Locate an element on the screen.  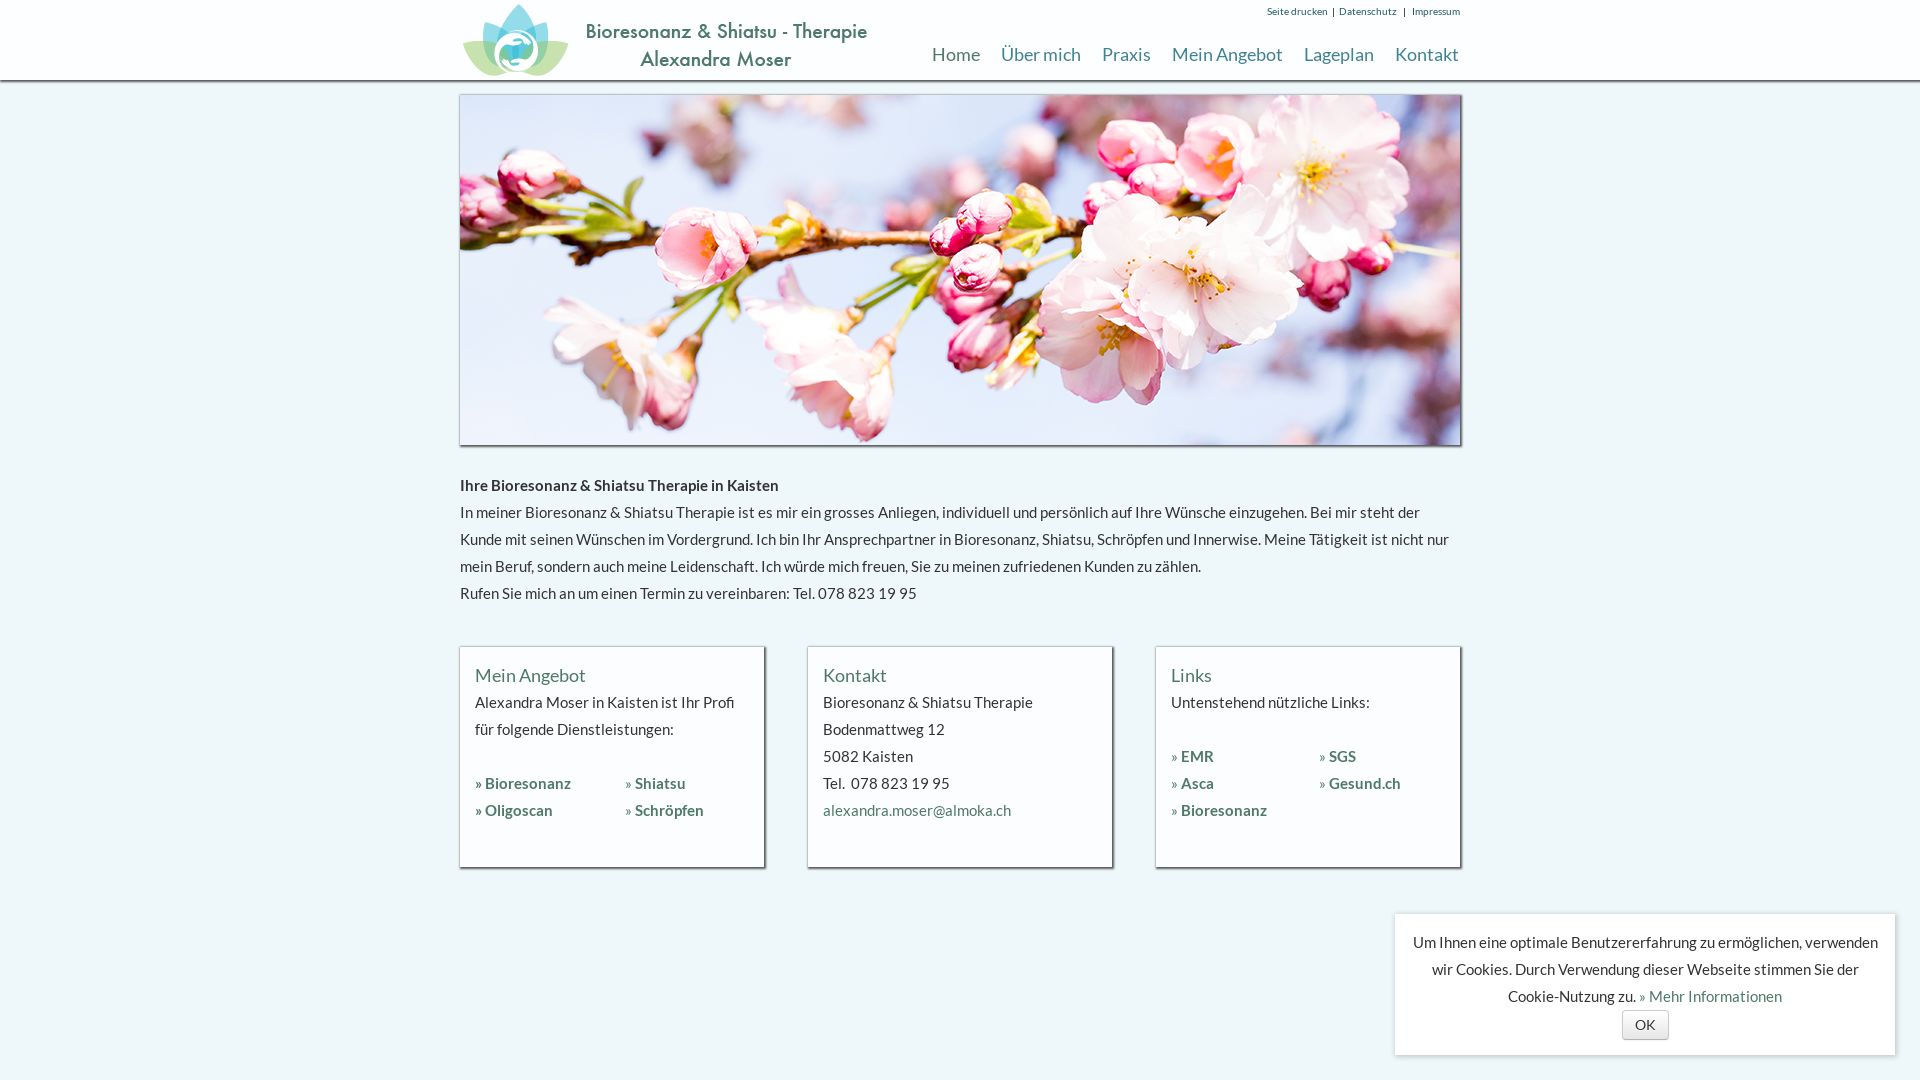
'Asca' is located at coordinates (1195, 782).